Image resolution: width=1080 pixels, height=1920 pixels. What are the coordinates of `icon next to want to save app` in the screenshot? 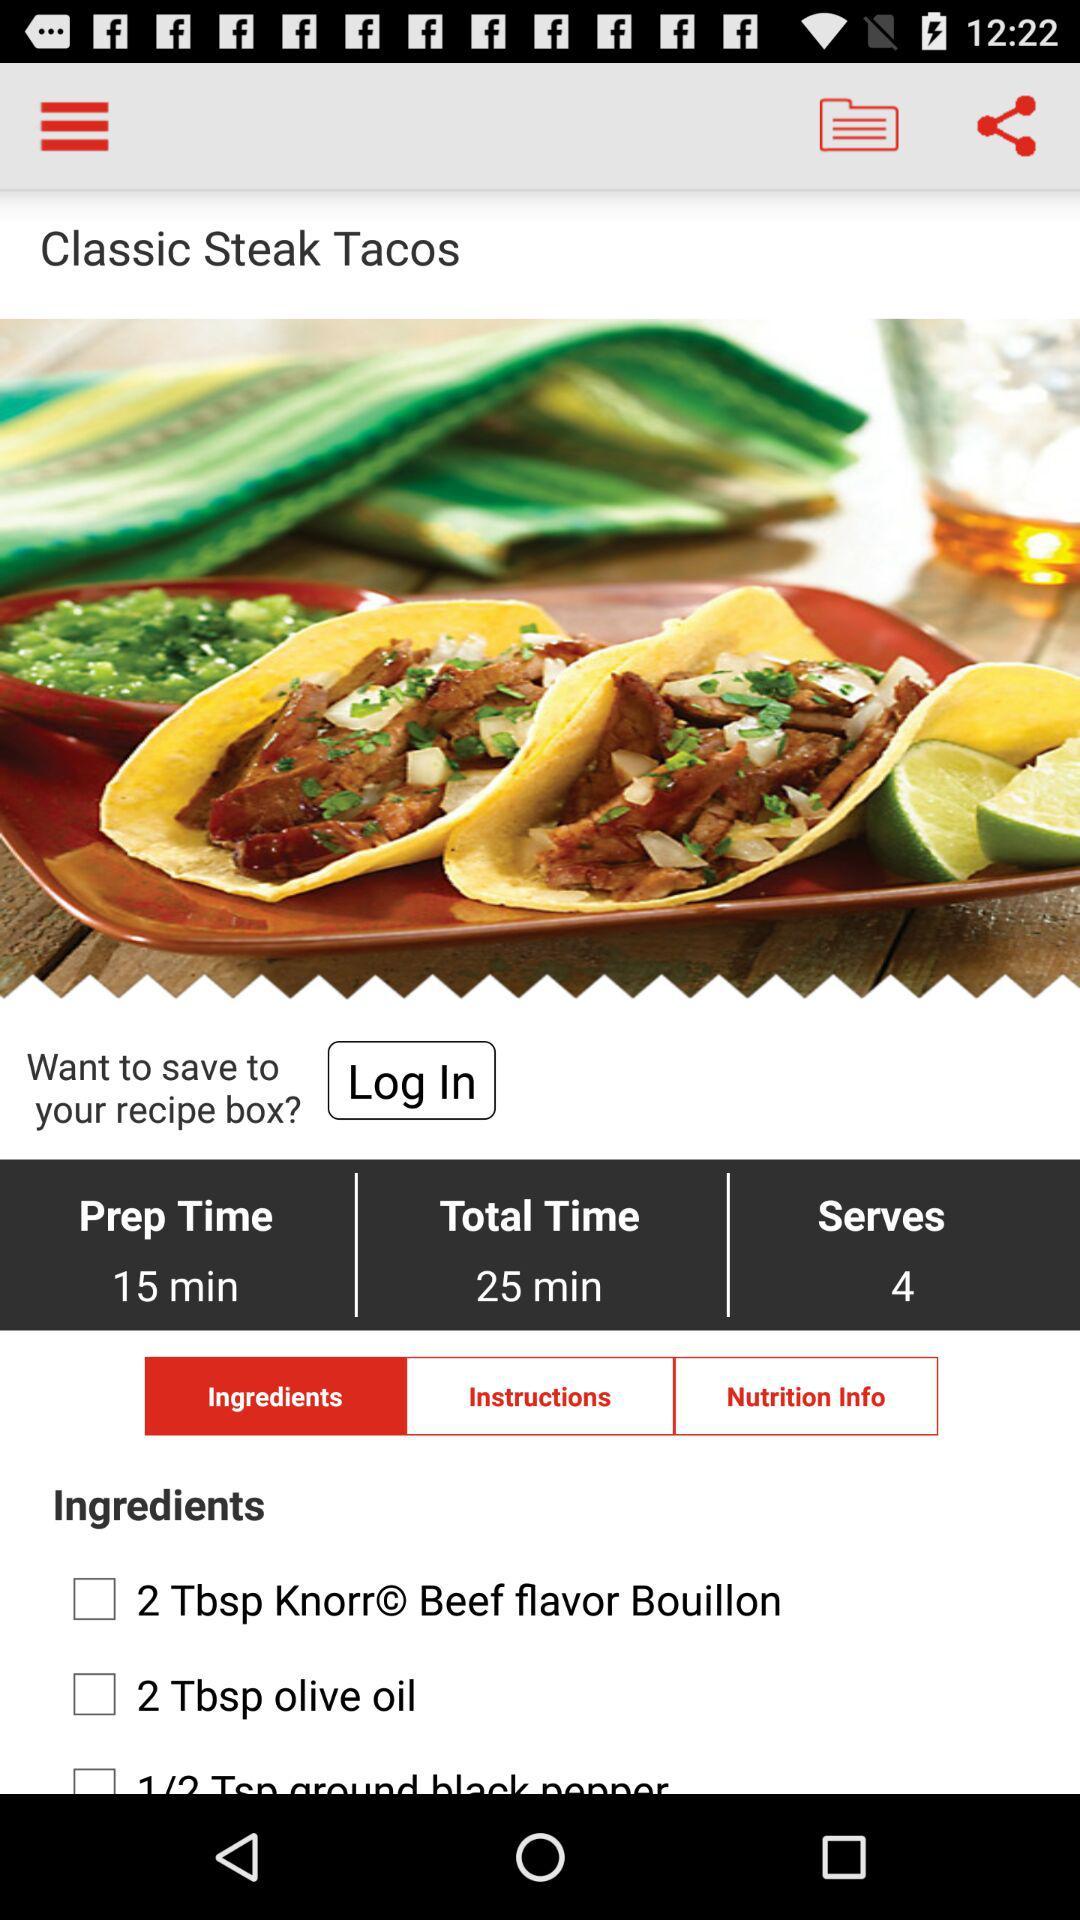 It's located at (410, 1079).